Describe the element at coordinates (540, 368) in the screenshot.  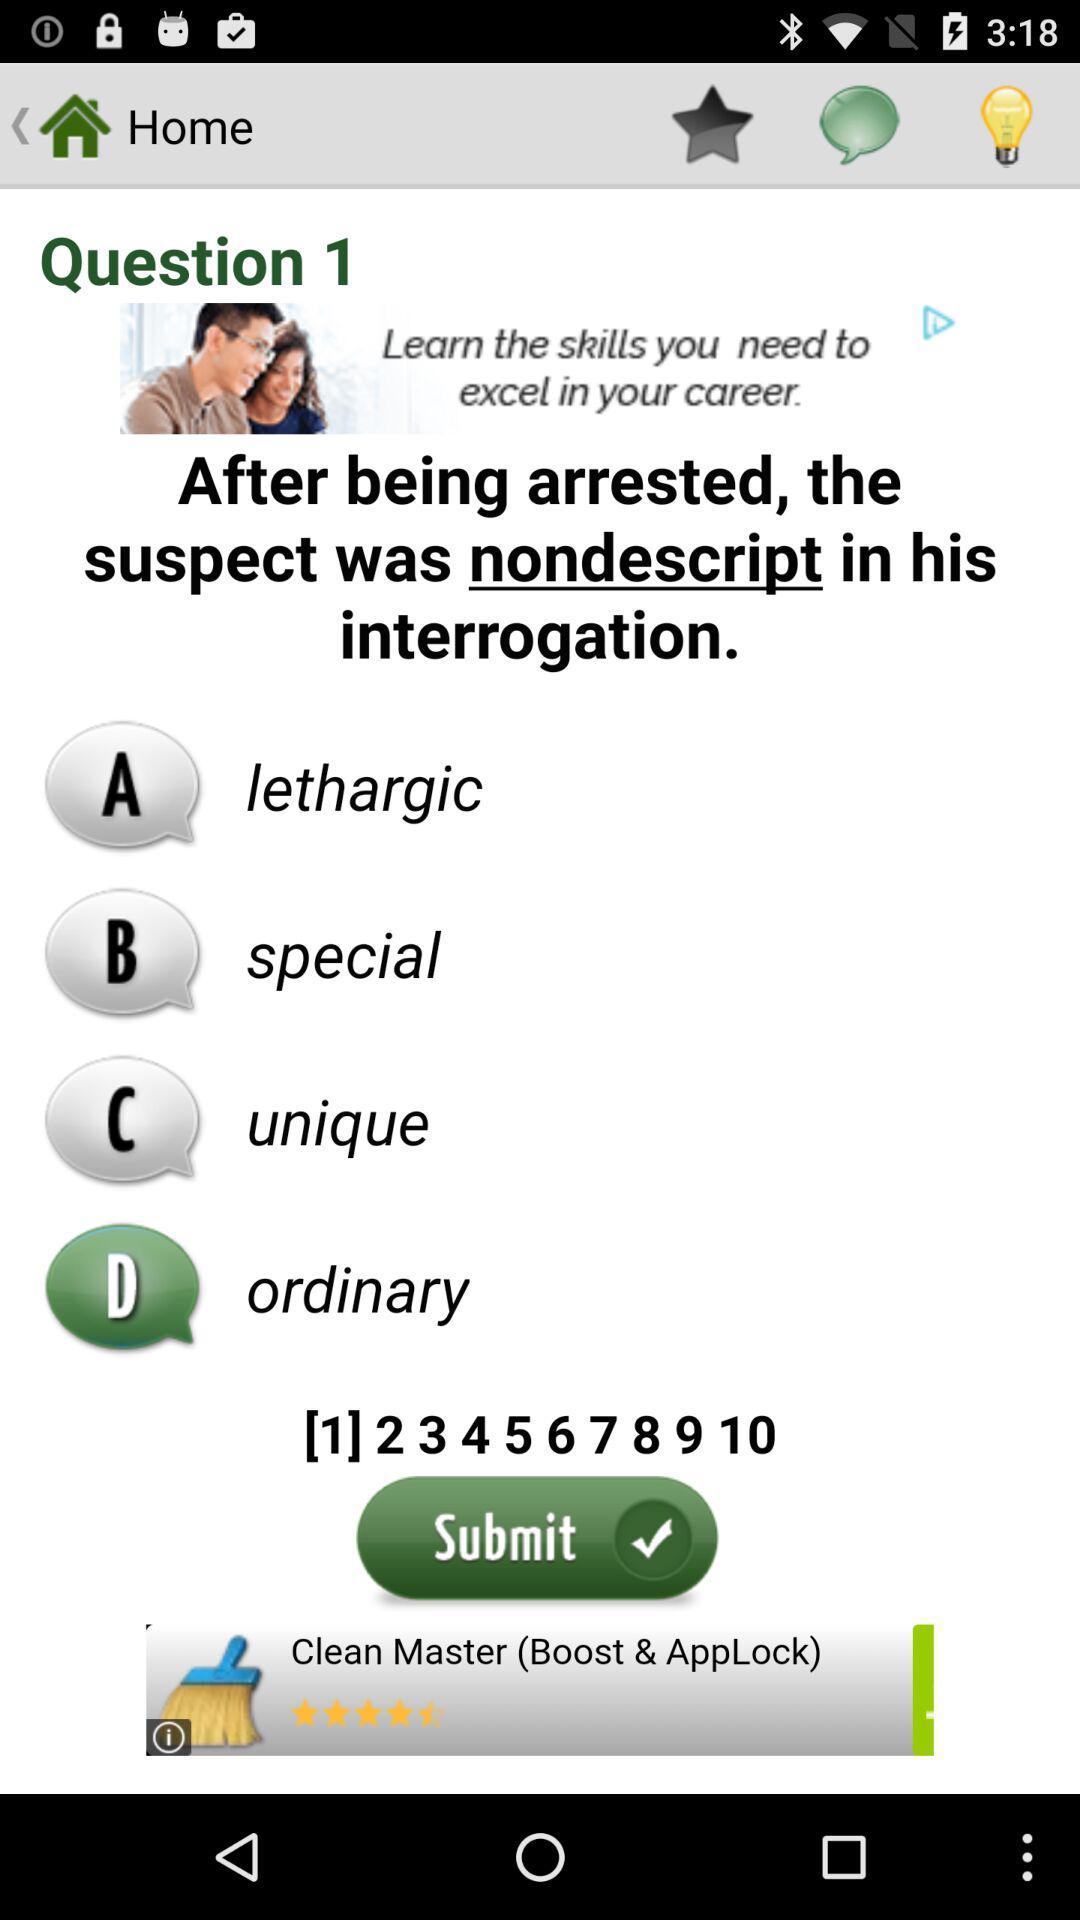
I see `link to advertisement` at that location.